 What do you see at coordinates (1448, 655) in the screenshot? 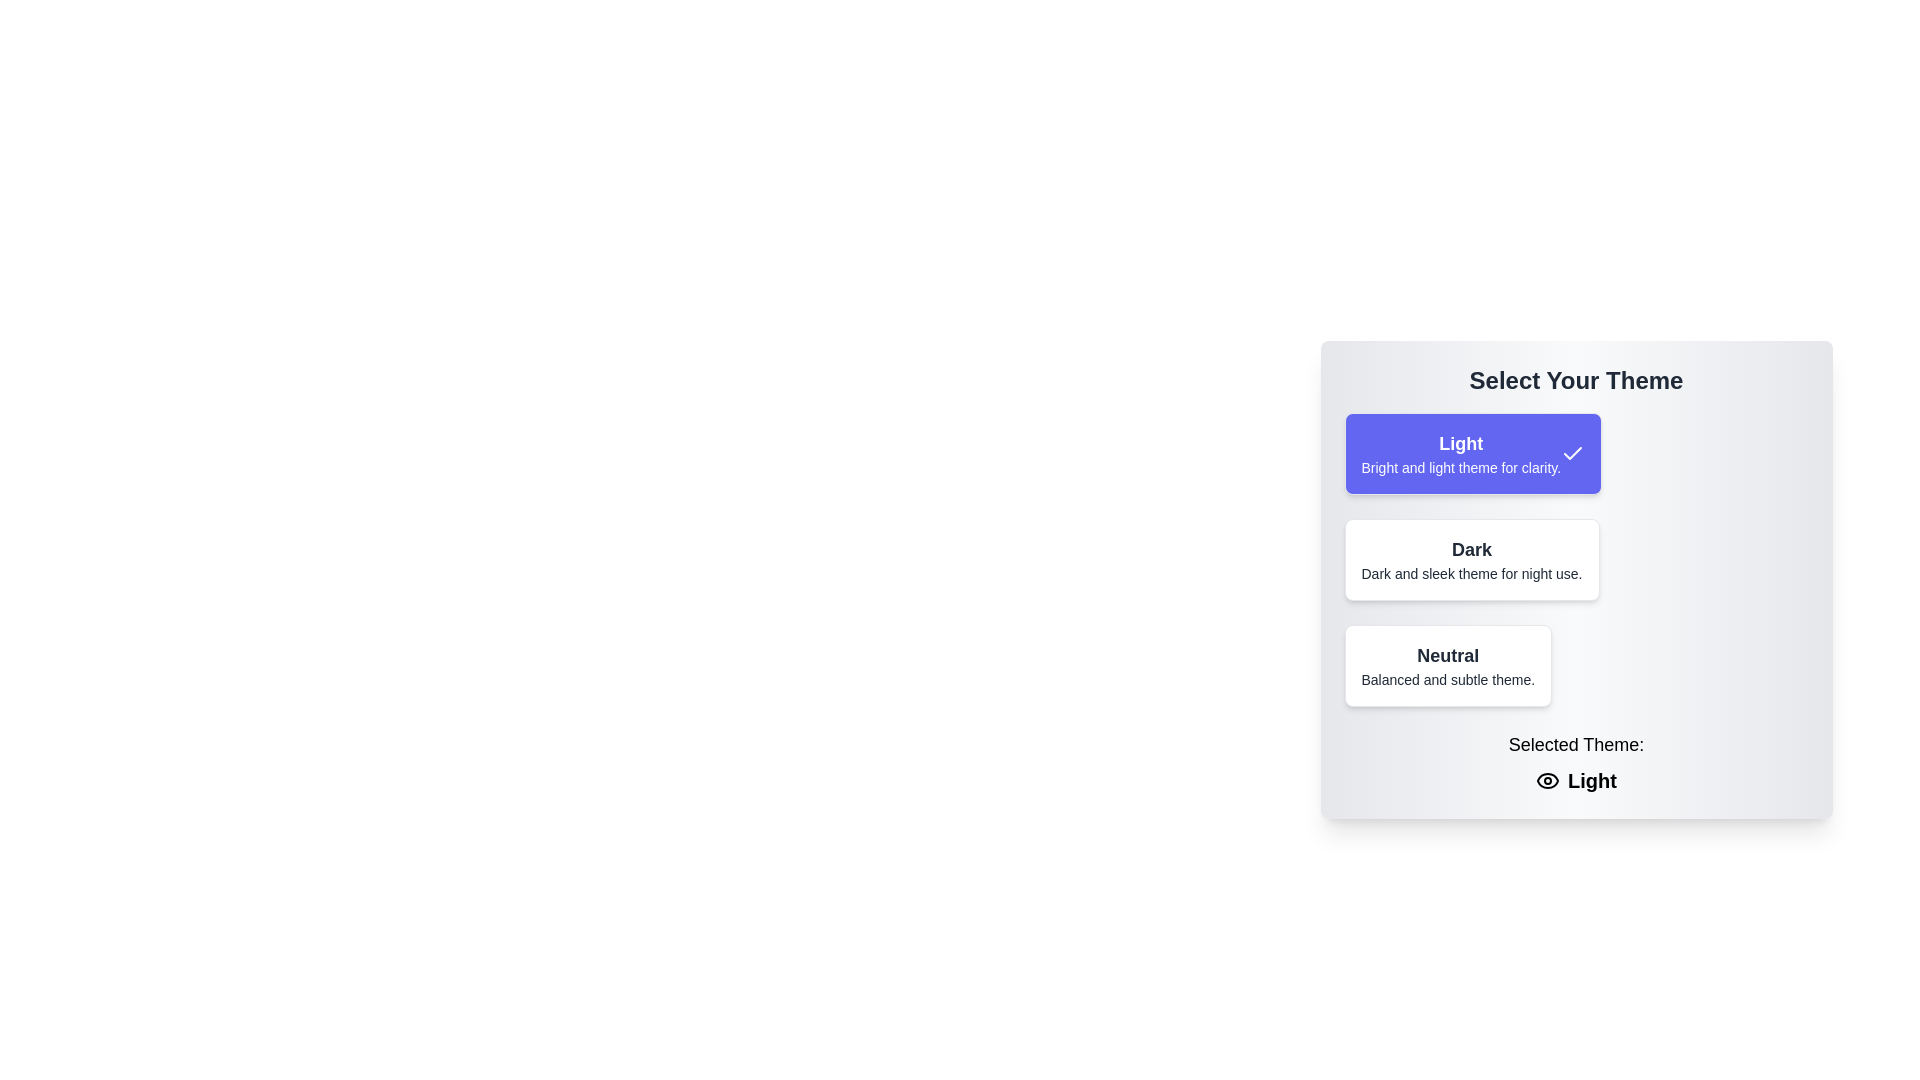
I see `the text label displaying 'Neutral', which is styled with bold and enlarged font, located in the center of the 'Neutral' theme selection button` at bounding box center [1448, 655].